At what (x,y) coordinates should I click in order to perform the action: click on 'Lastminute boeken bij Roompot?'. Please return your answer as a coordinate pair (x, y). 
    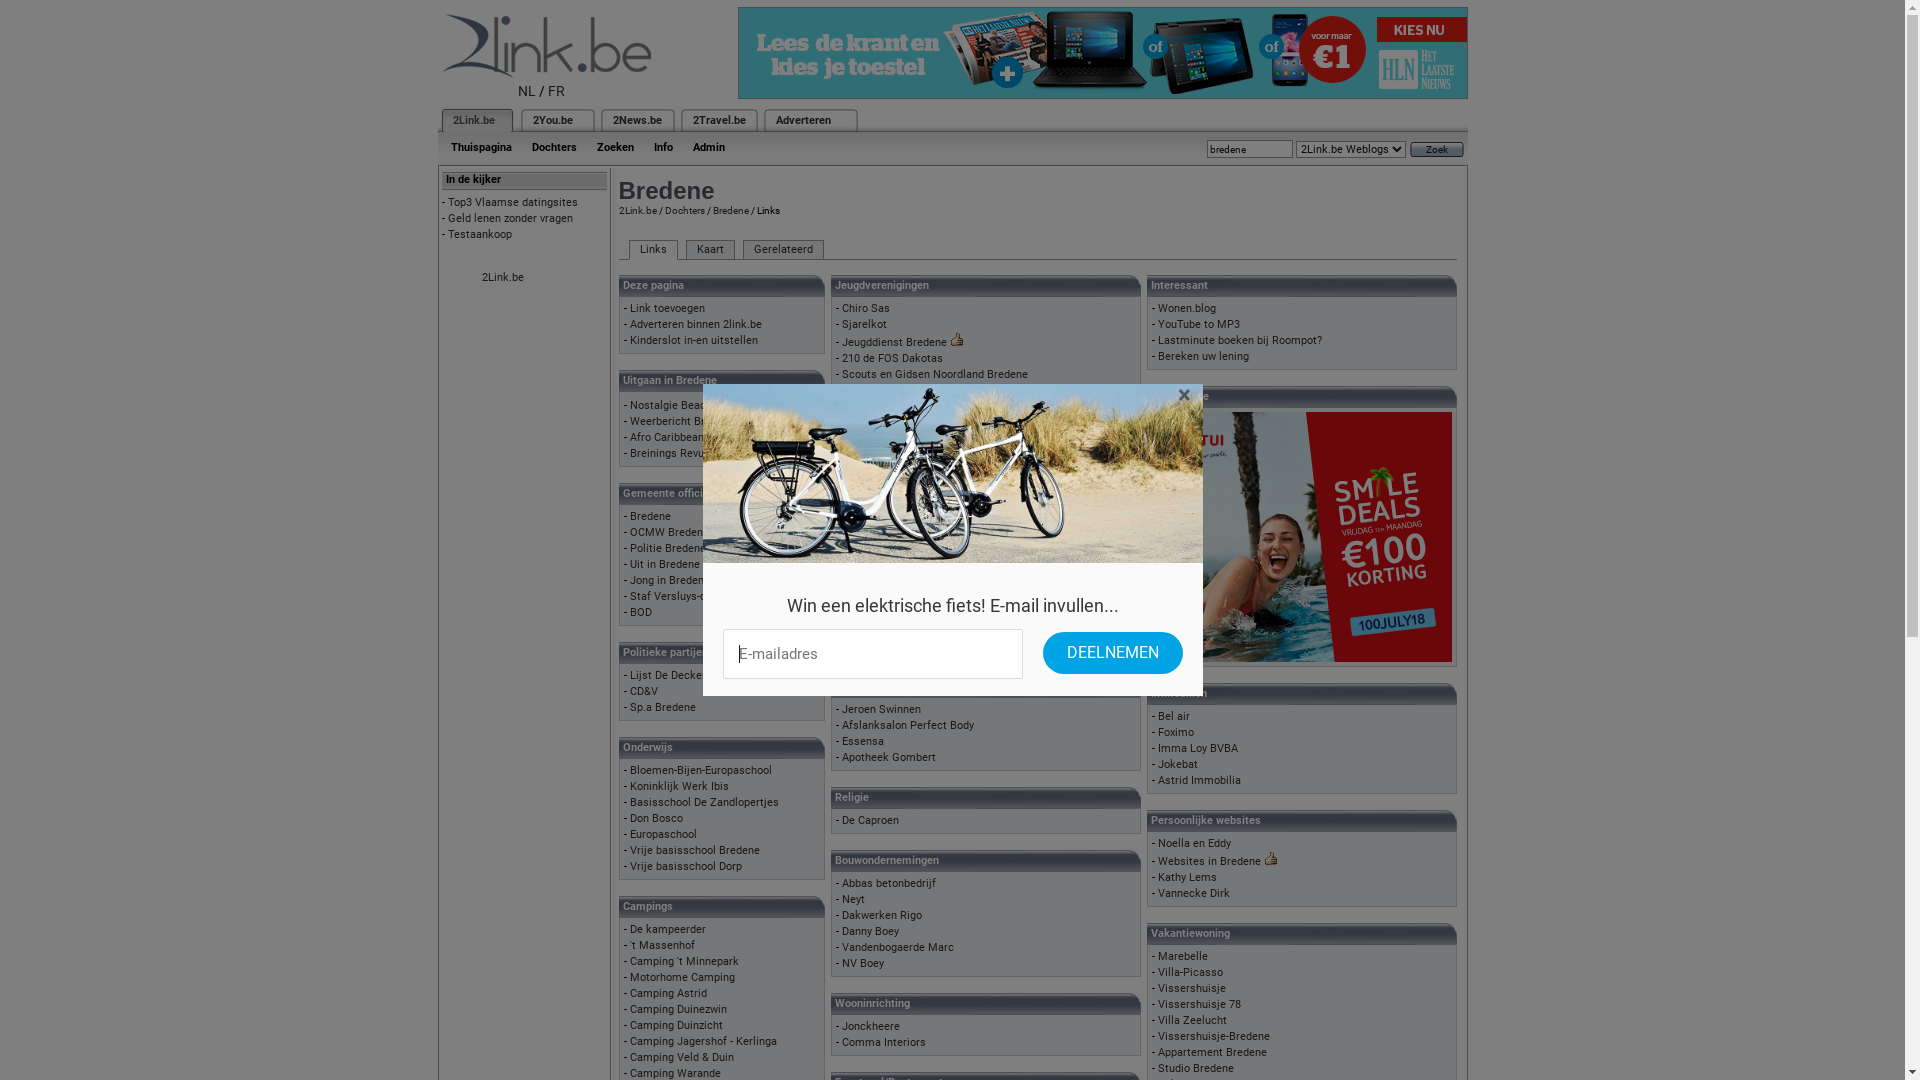
    Looking at the image, I should click on (1238, 339).